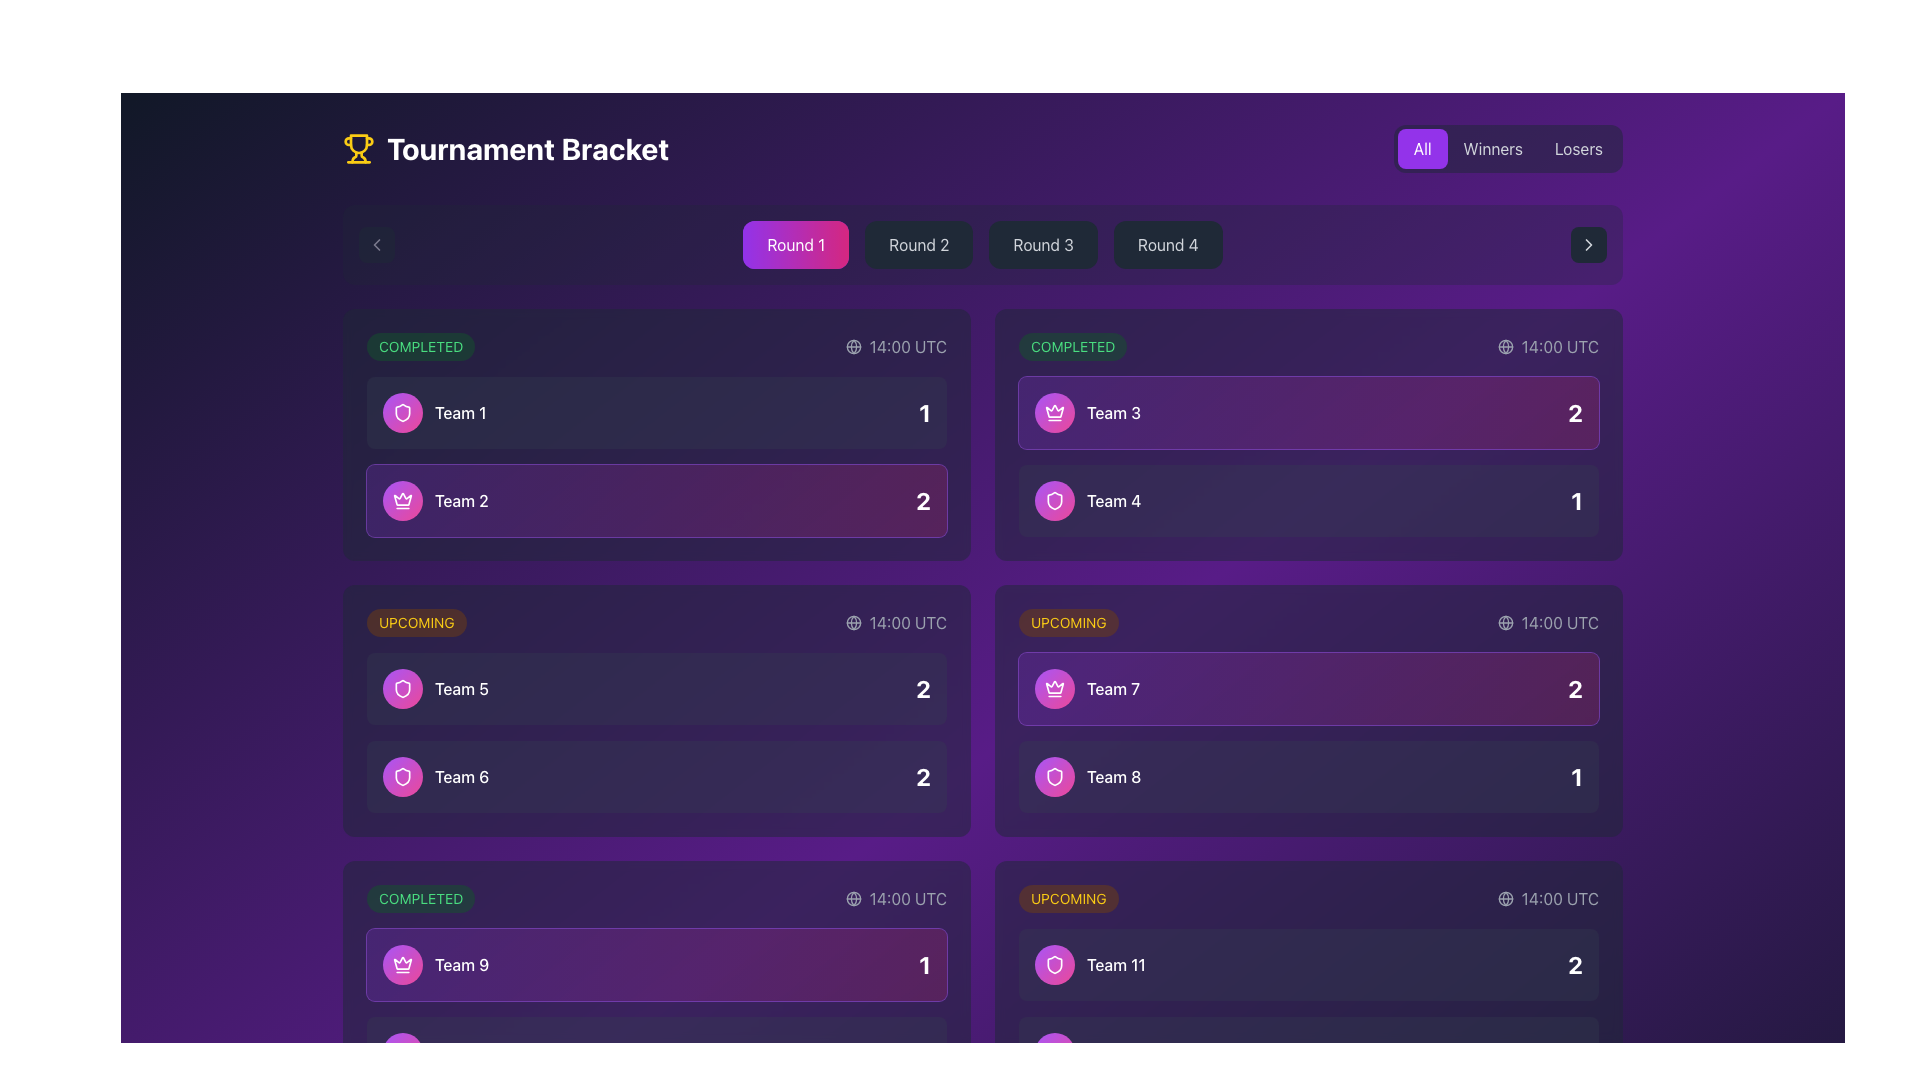 The width and height of the screenshot is (1920, 1080). What do you see at coordinates (1054, 411) in the screenshot?
I see `the Decorative icon representing 'Team 3', located in the top-right section of the interface, to the left of the text label 'Team 3'` at bounding box center [1054, 411].